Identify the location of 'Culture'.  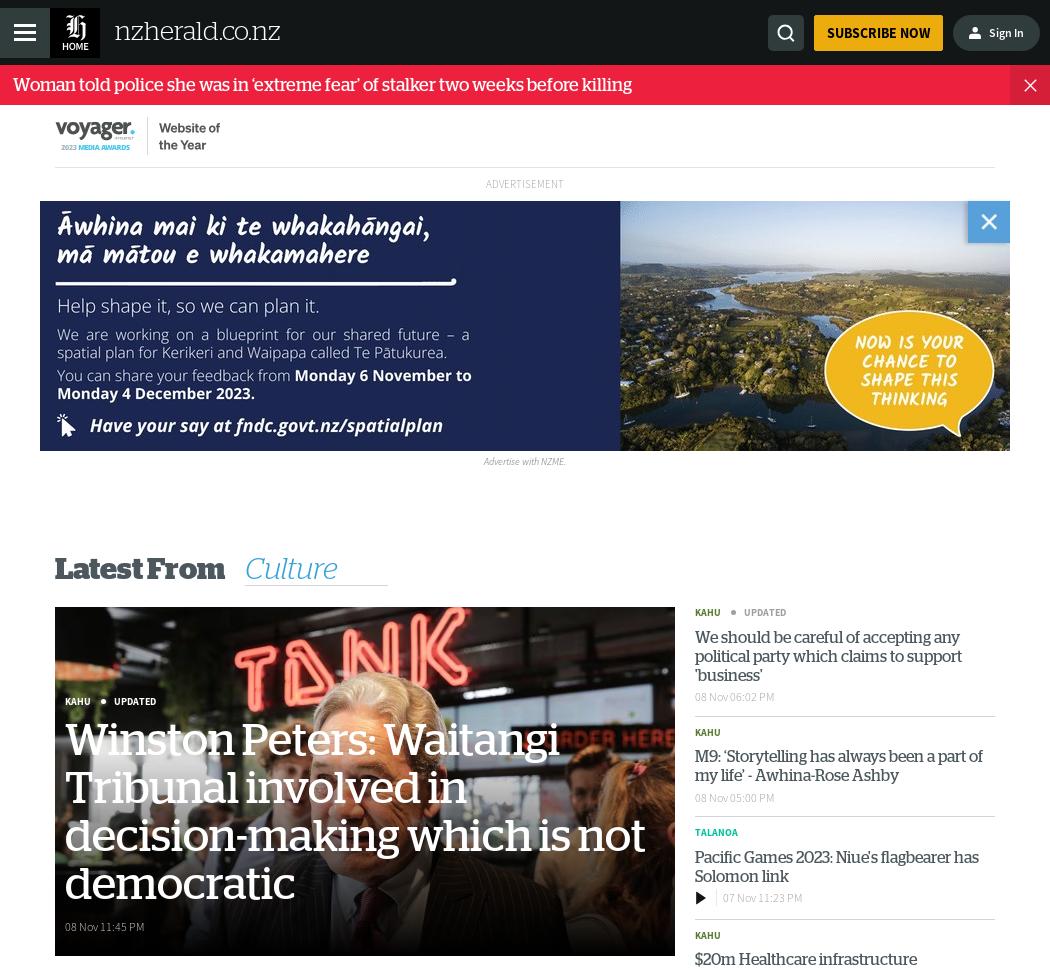
(290, 568).